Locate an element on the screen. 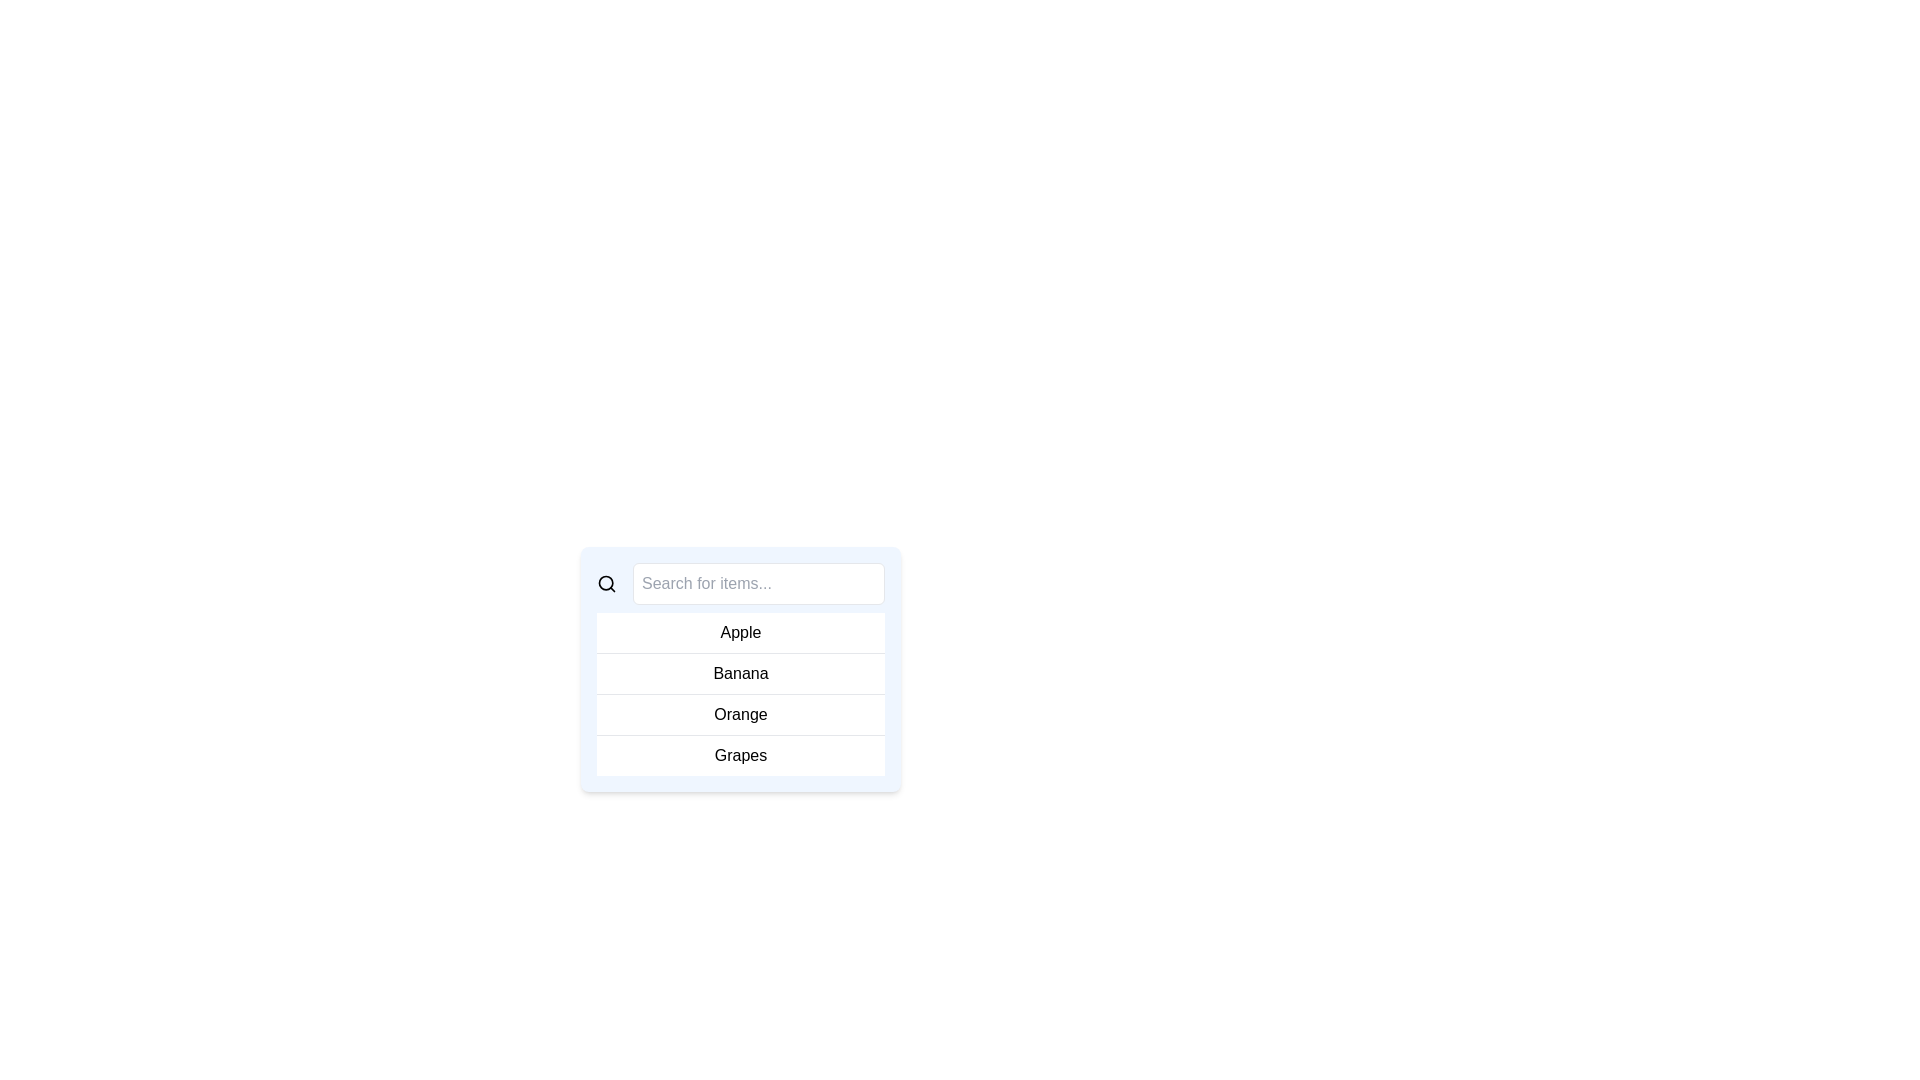 This screenshot has height=1080, width=1920. the list item representing 'Banana' in the dropdown list is located at coordinates (739, 674).